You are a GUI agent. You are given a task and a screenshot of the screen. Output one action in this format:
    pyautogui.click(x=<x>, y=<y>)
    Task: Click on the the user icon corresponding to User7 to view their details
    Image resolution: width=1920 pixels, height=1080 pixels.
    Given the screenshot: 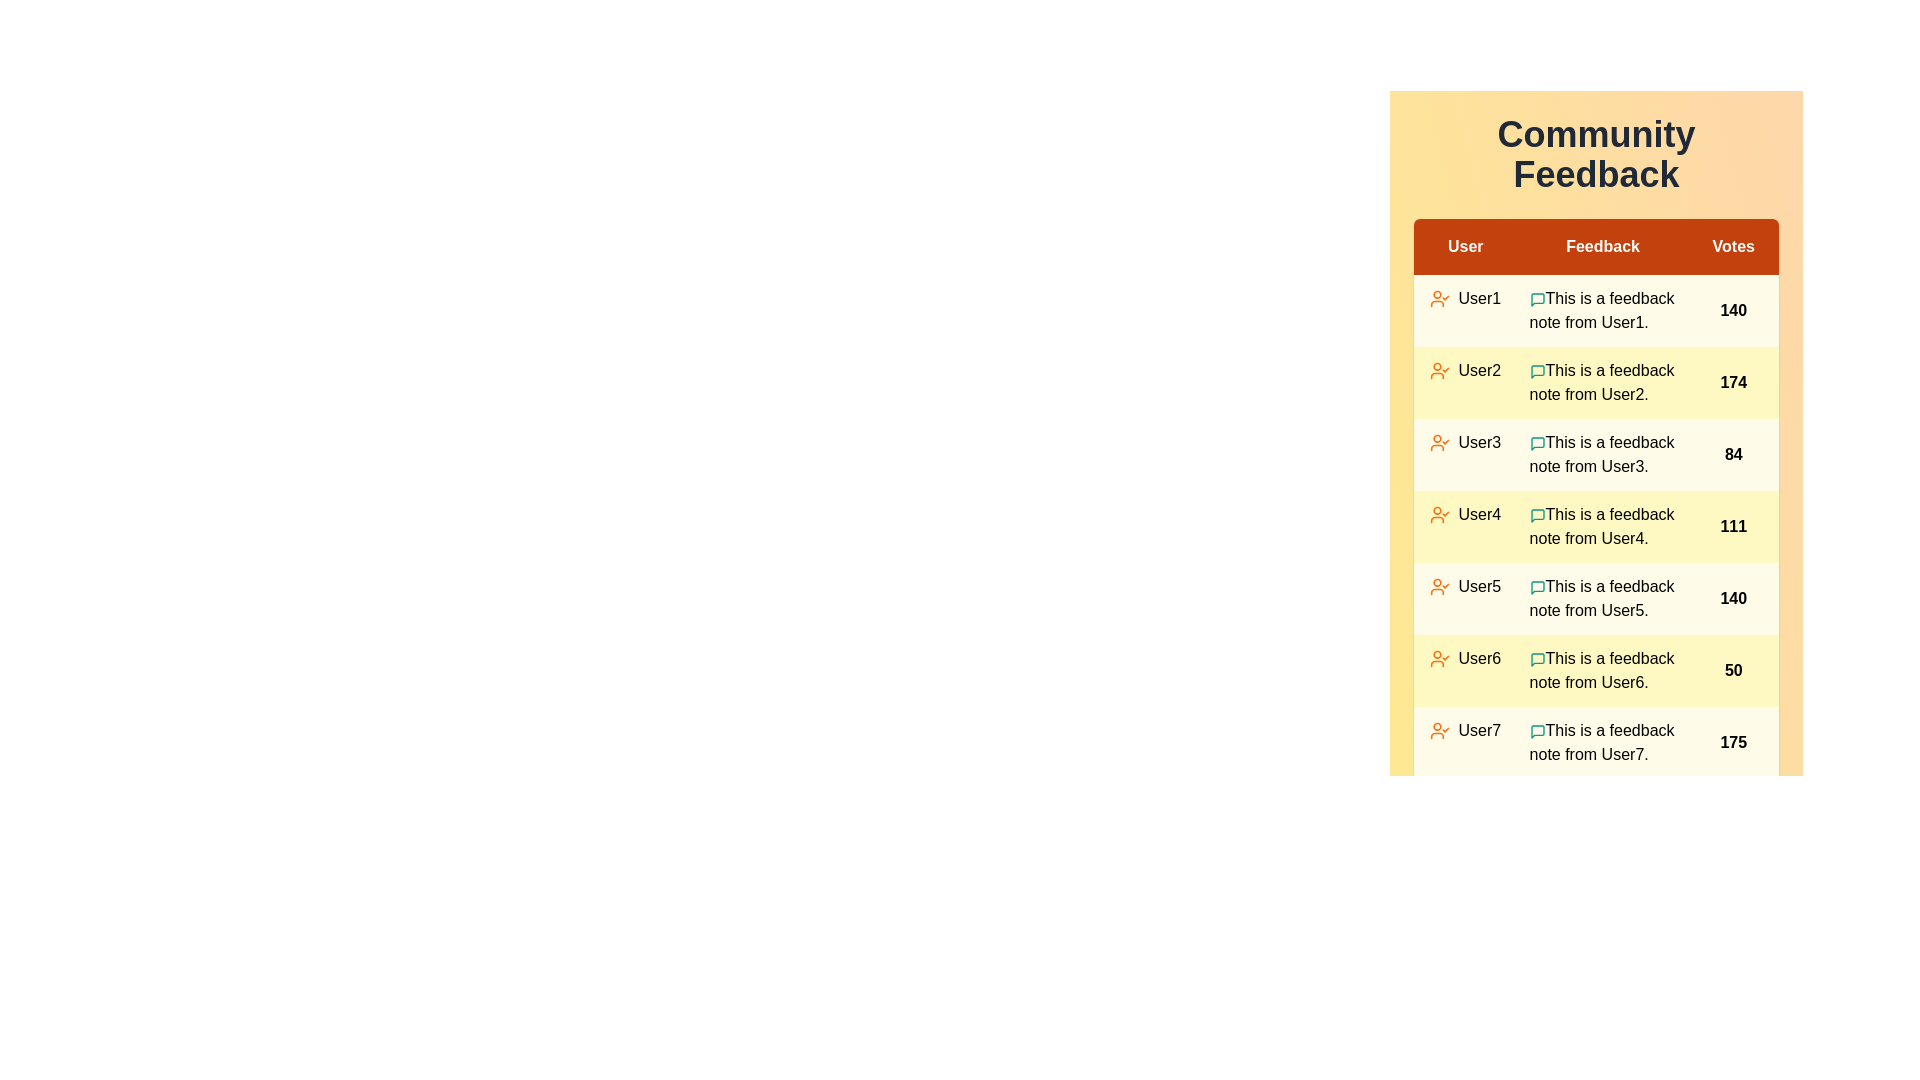 What is the action you would take?
    pyautogui.click(x=1440, y=731)
    